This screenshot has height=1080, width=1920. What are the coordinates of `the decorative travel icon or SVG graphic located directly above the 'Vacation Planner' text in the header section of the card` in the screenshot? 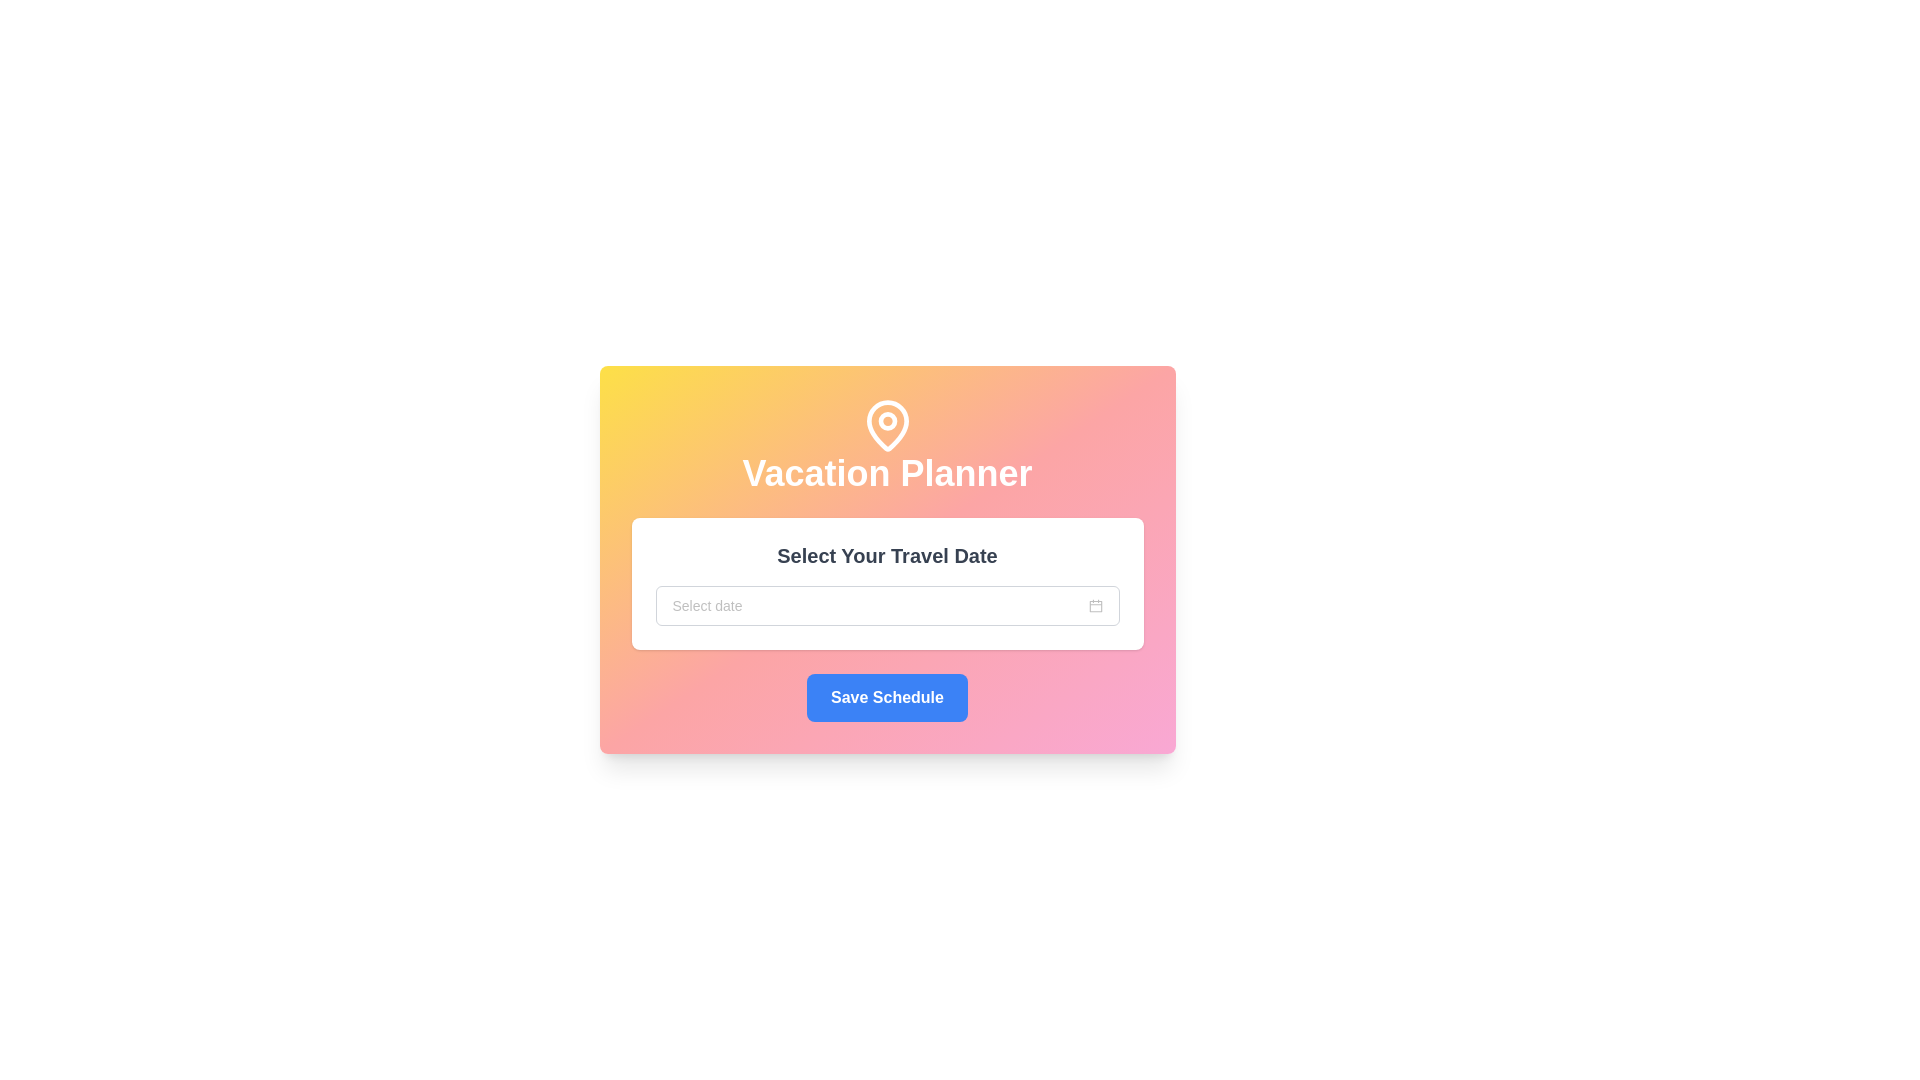 It's located at (886, 424).